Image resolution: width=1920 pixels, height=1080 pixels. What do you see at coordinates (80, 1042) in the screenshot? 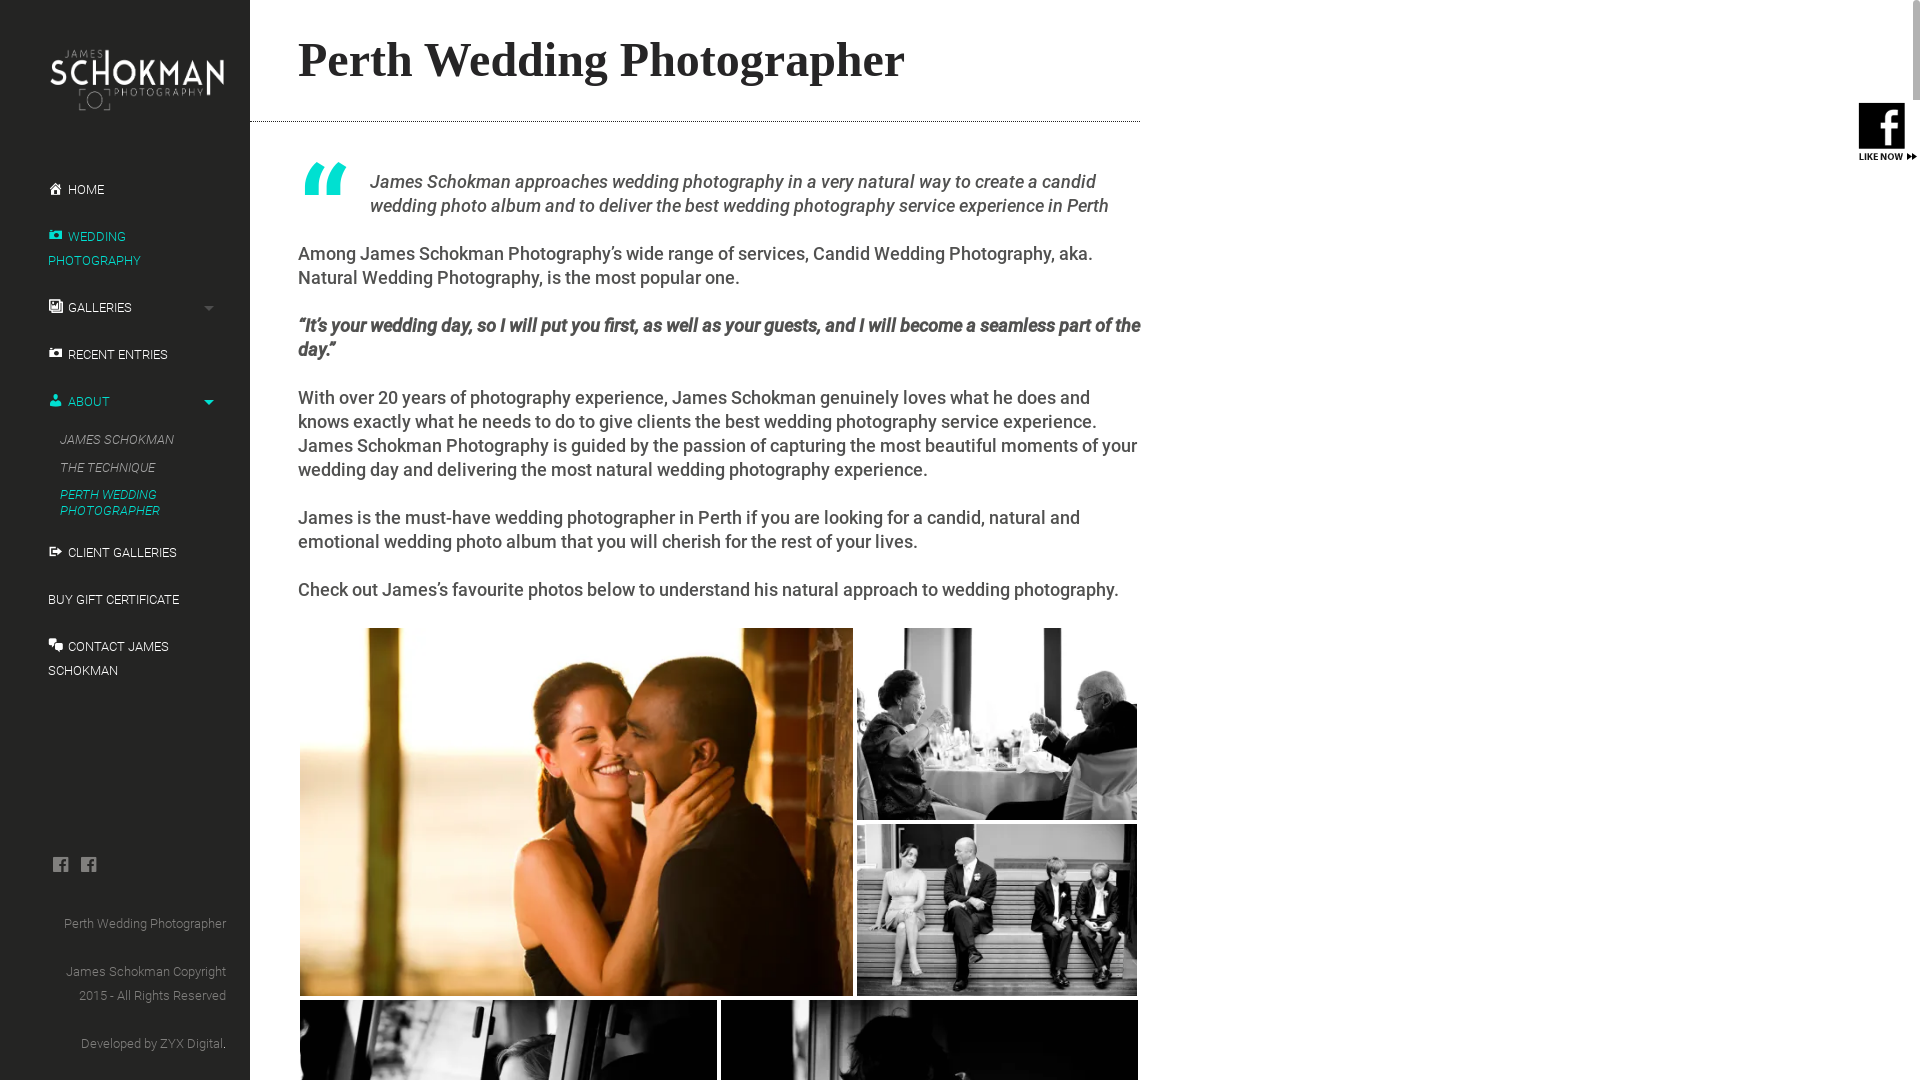
I see `'Developed by ZYX Digital'` at bounding box center [80, 1042].